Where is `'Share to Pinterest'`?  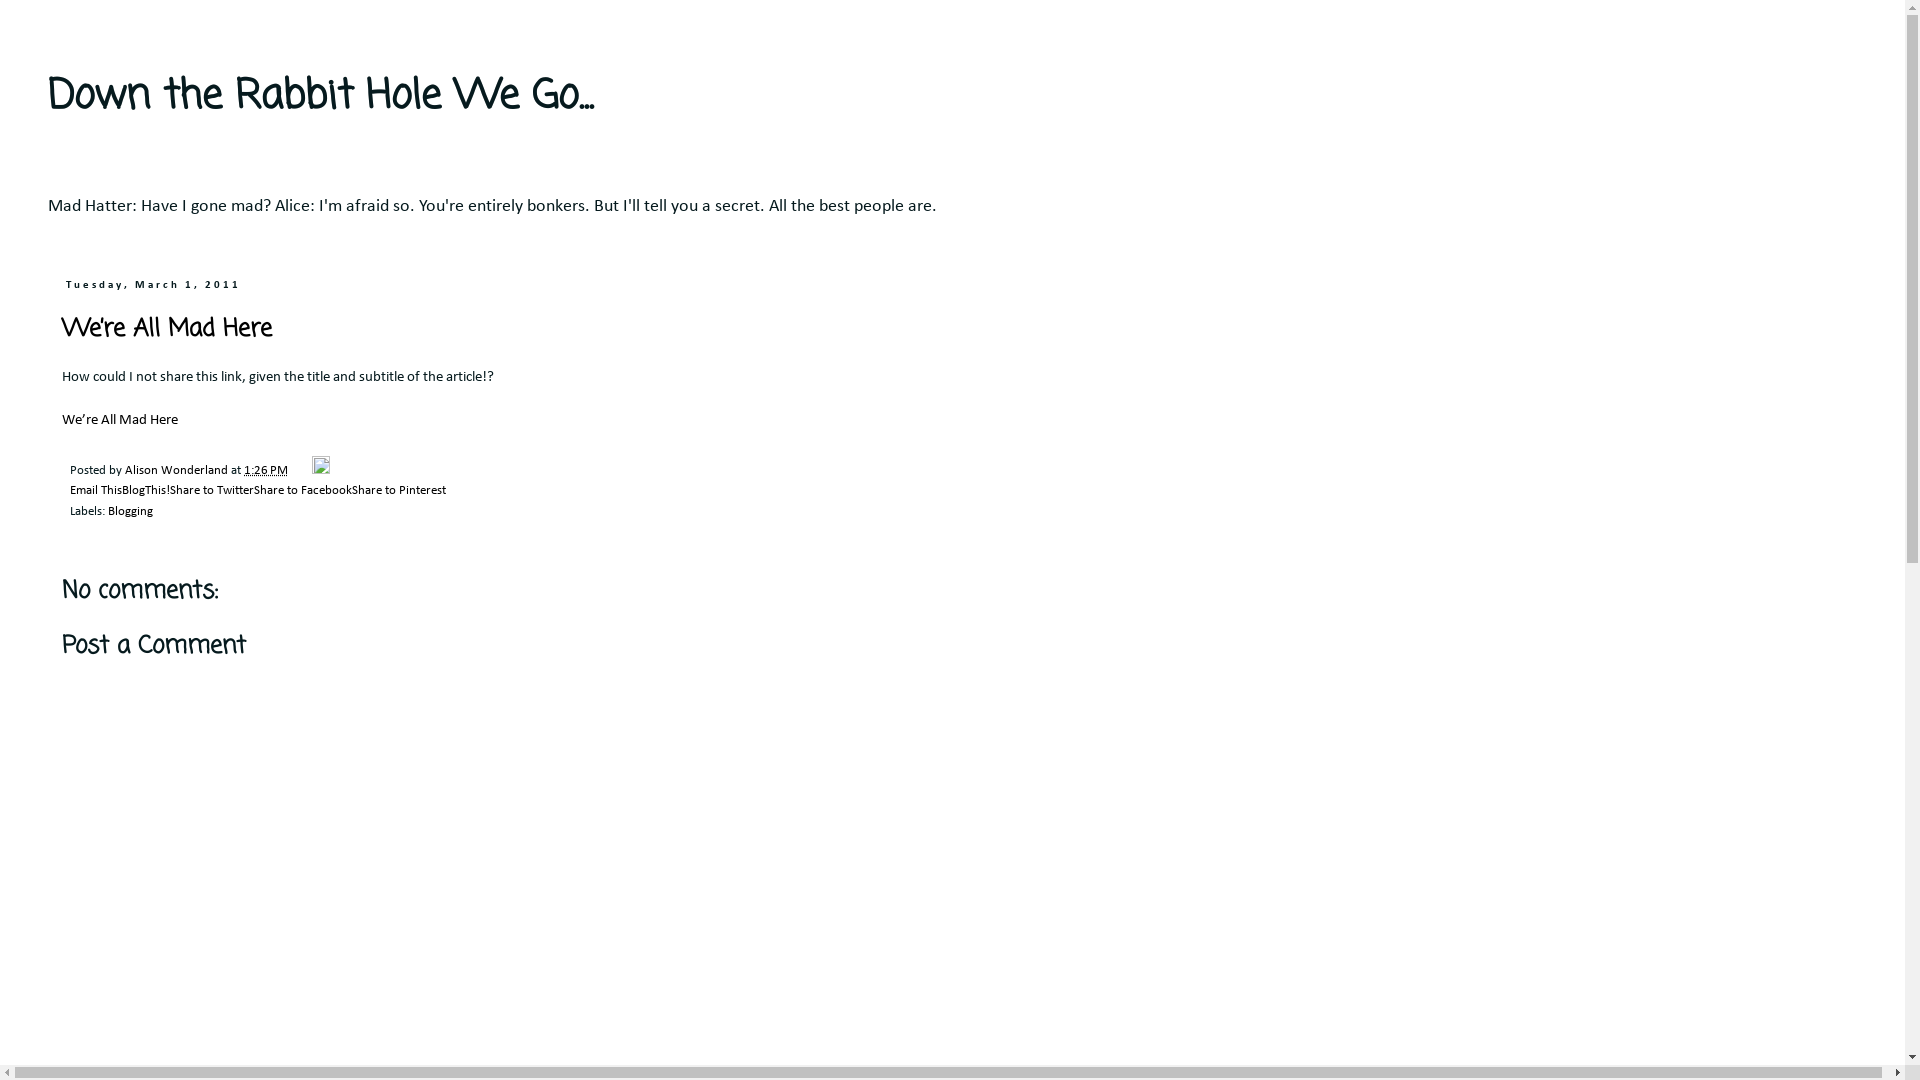 'Share to Pinterest' is located at coordinates (398, 490).